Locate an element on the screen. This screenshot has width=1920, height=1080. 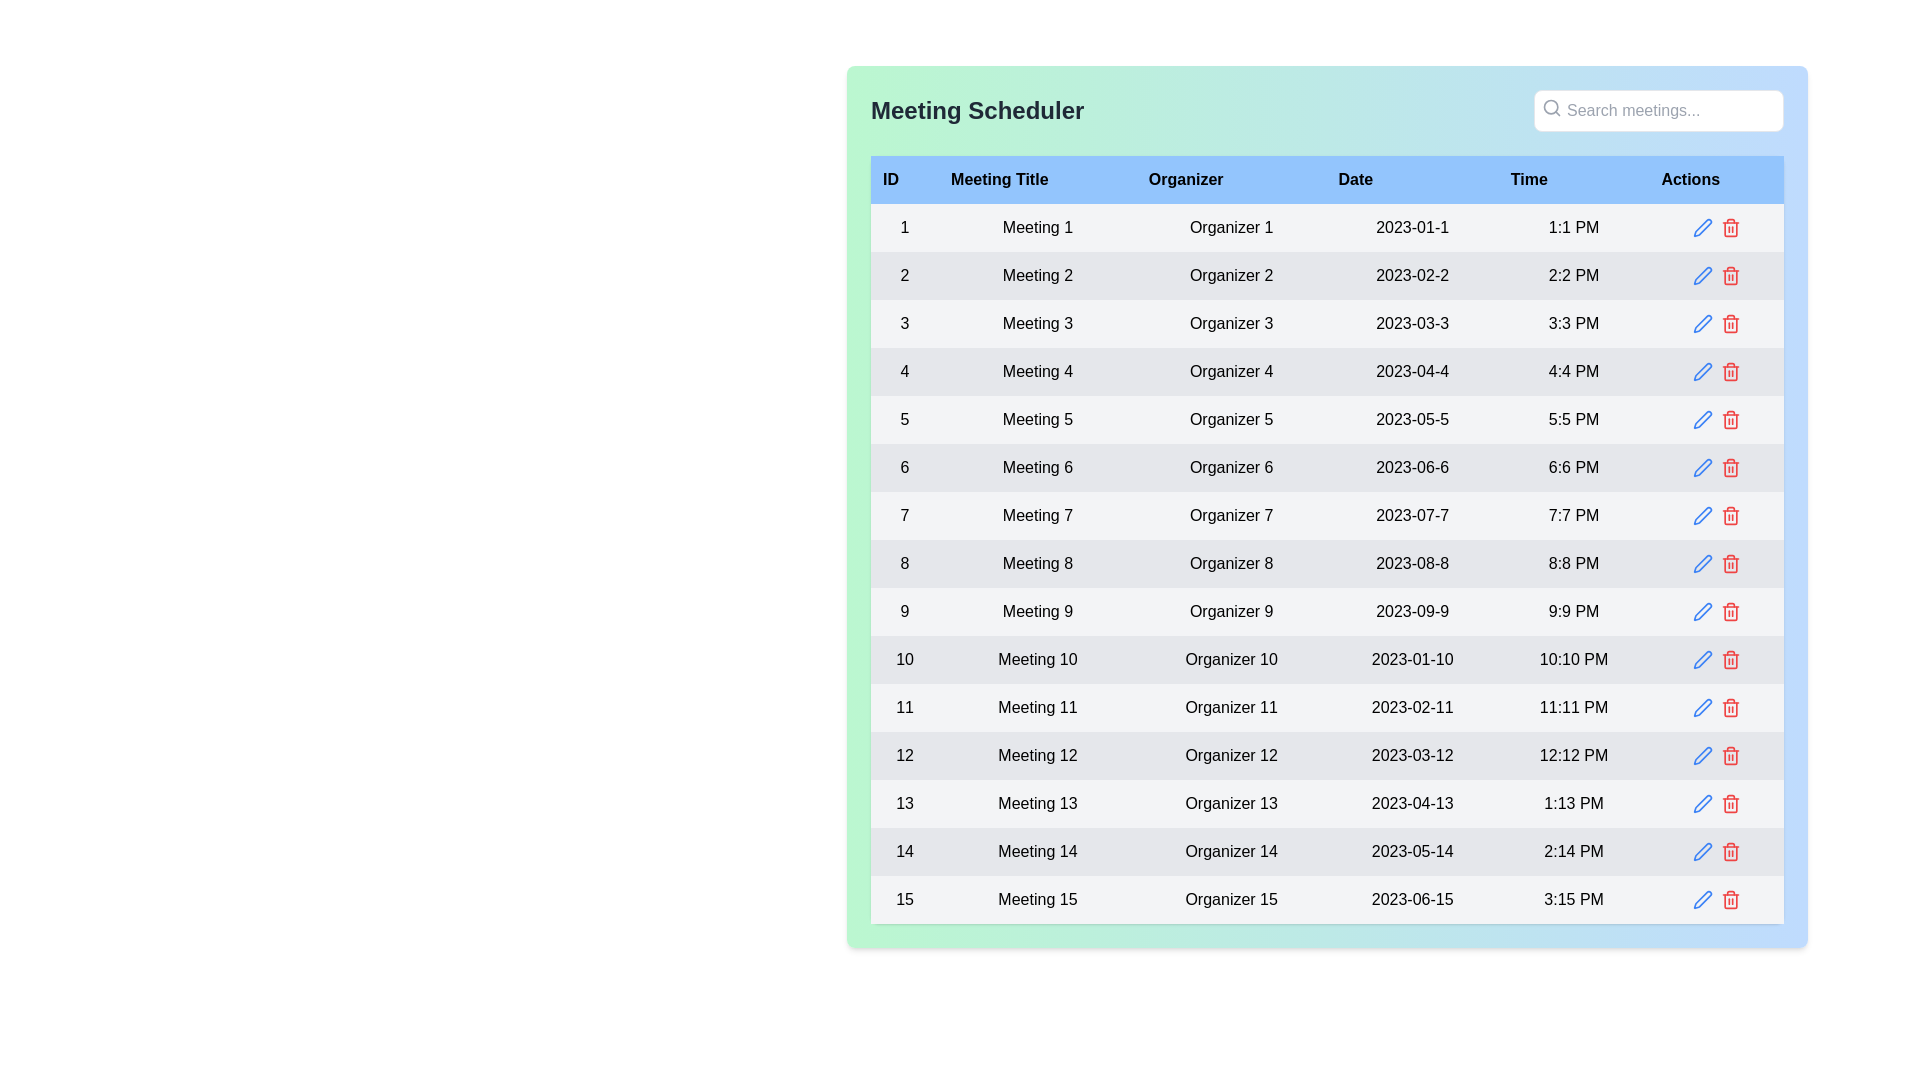
the non-interactive text displaying the organizer information for Meeting 9, located in the 'Organizer' column of row ID 9 in the table is located at coordinates (1230, 611).